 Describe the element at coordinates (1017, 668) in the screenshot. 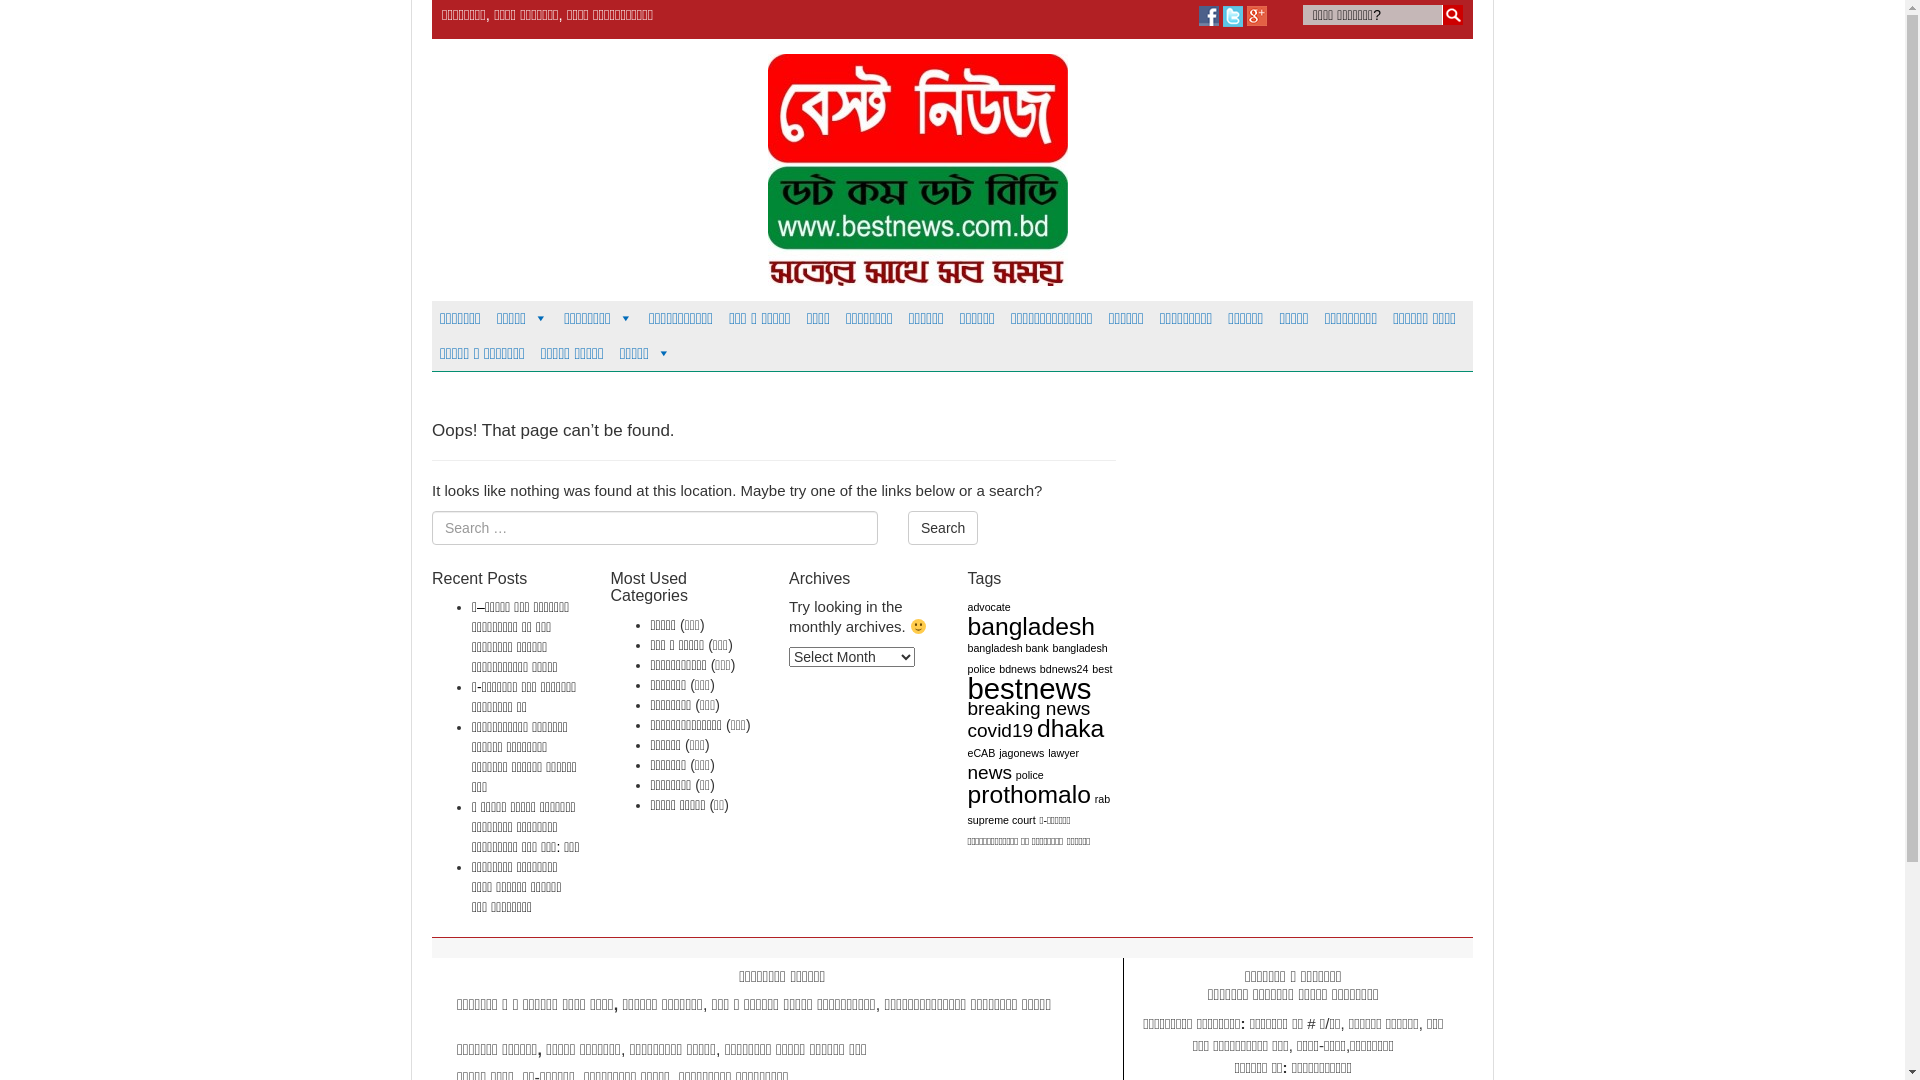

I see `'bdnews'` at that location.